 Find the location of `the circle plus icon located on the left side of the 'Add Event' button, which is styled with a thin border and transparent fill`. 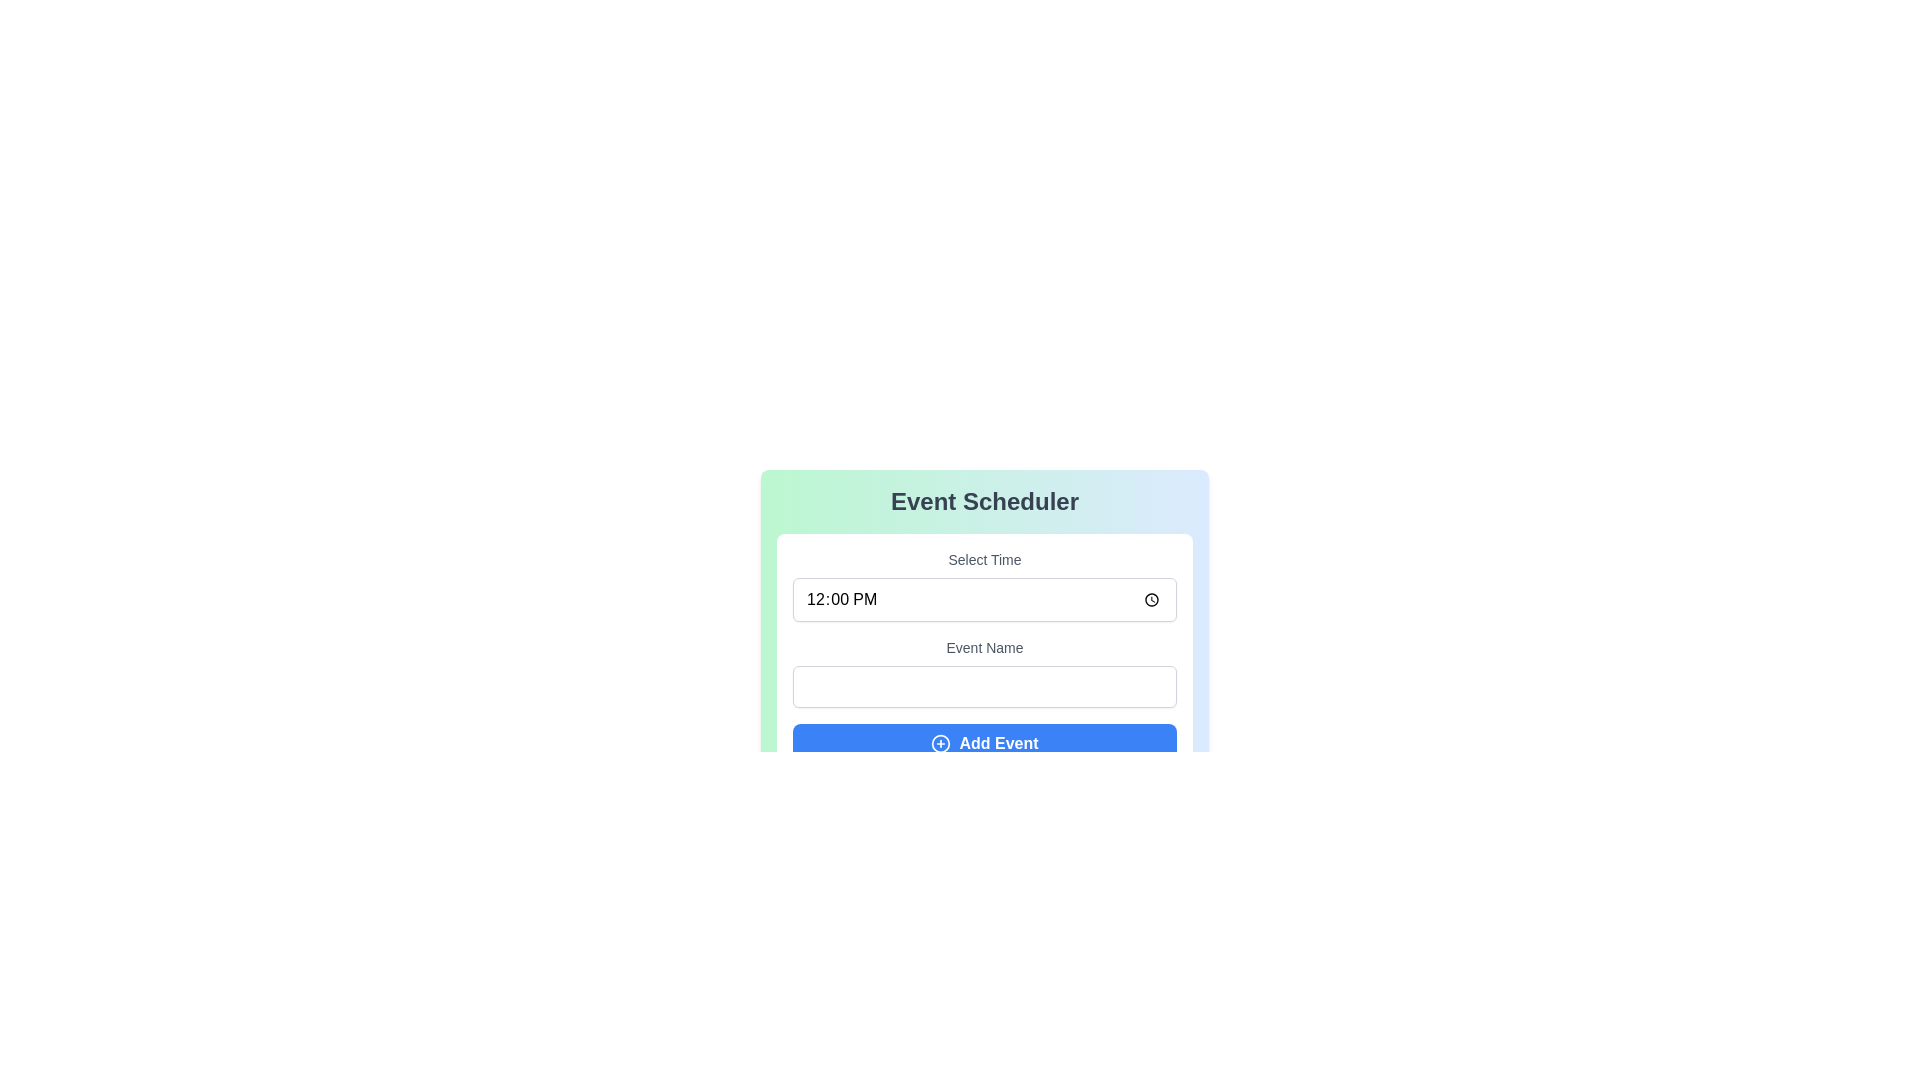

the circle plus icon located on the left side of the 'Add Event' button, which is styled with a thin border and transparent fill is located at coordinates (940, 744).